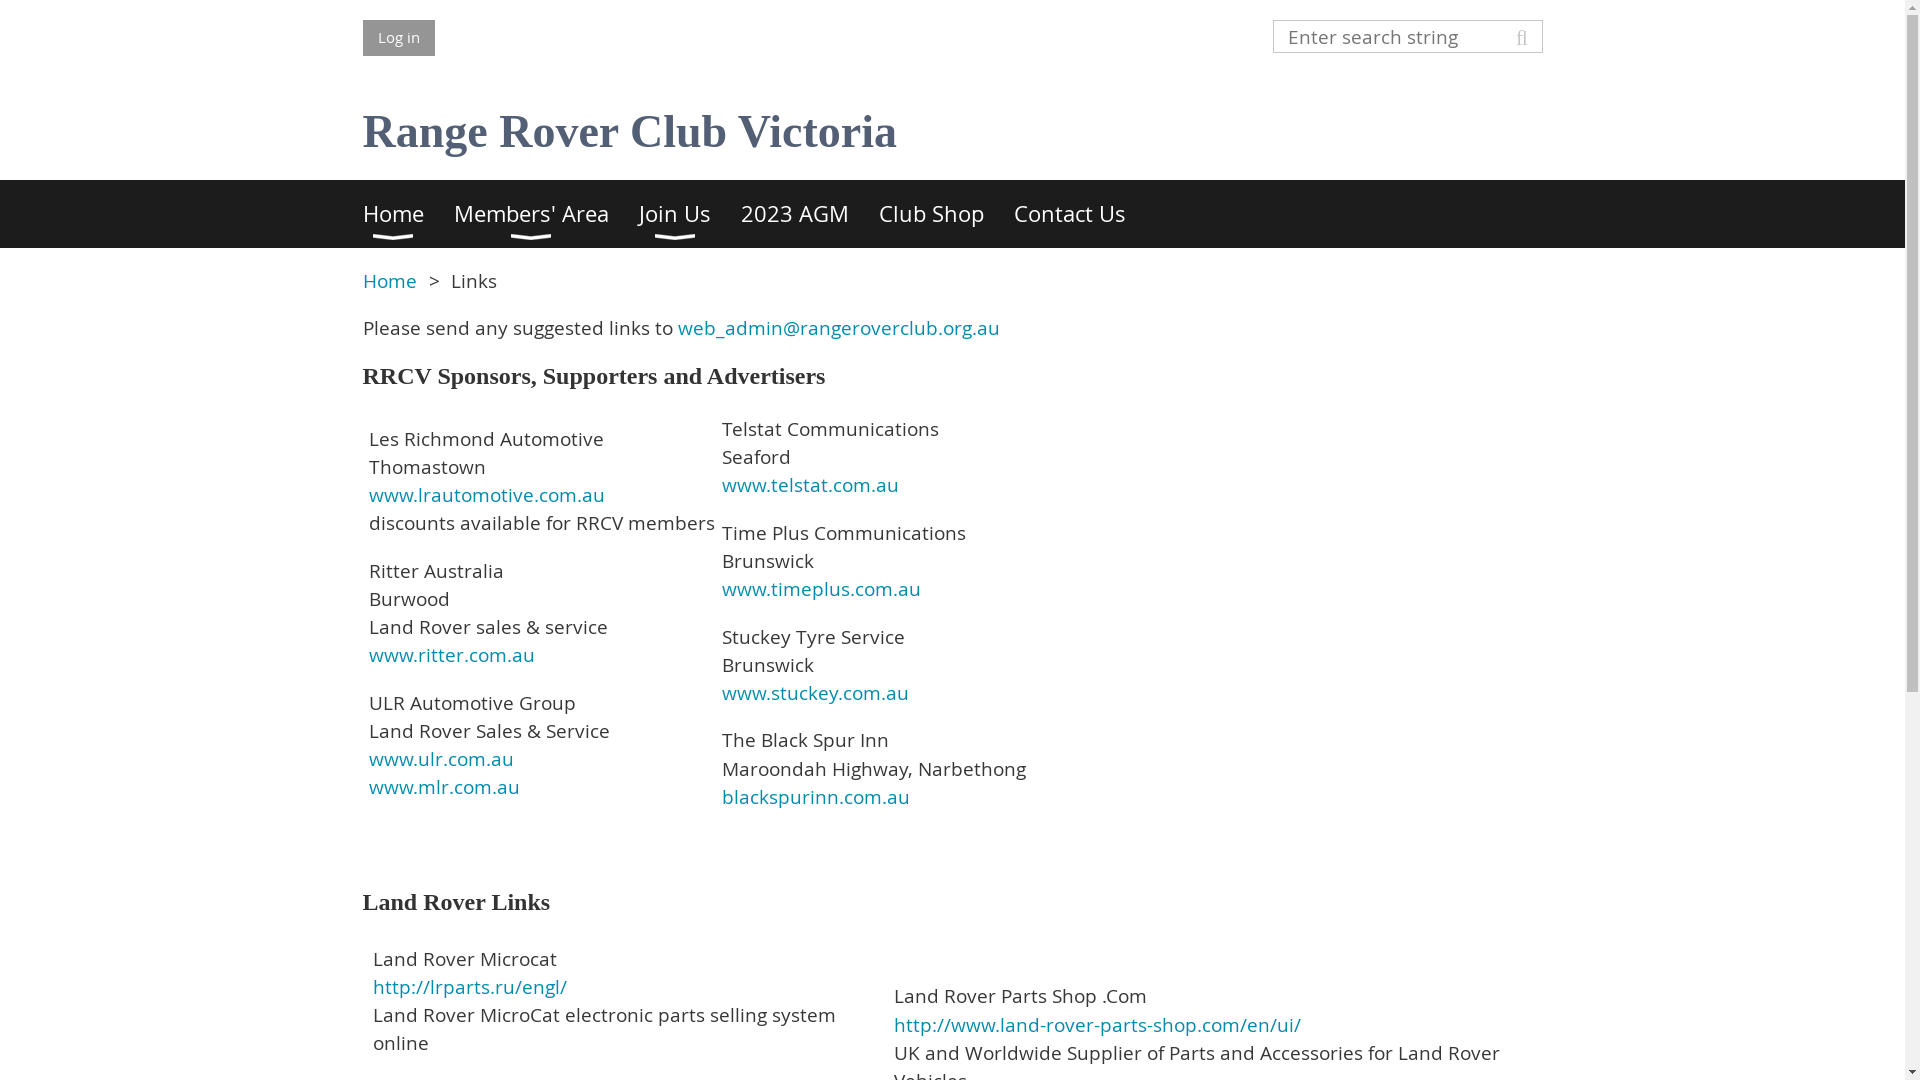 The image size is (1920, 1080). What do you see at coordinates (361, 281) in the screenshot?
I see `'Home'` at bounding box center [361, 281].